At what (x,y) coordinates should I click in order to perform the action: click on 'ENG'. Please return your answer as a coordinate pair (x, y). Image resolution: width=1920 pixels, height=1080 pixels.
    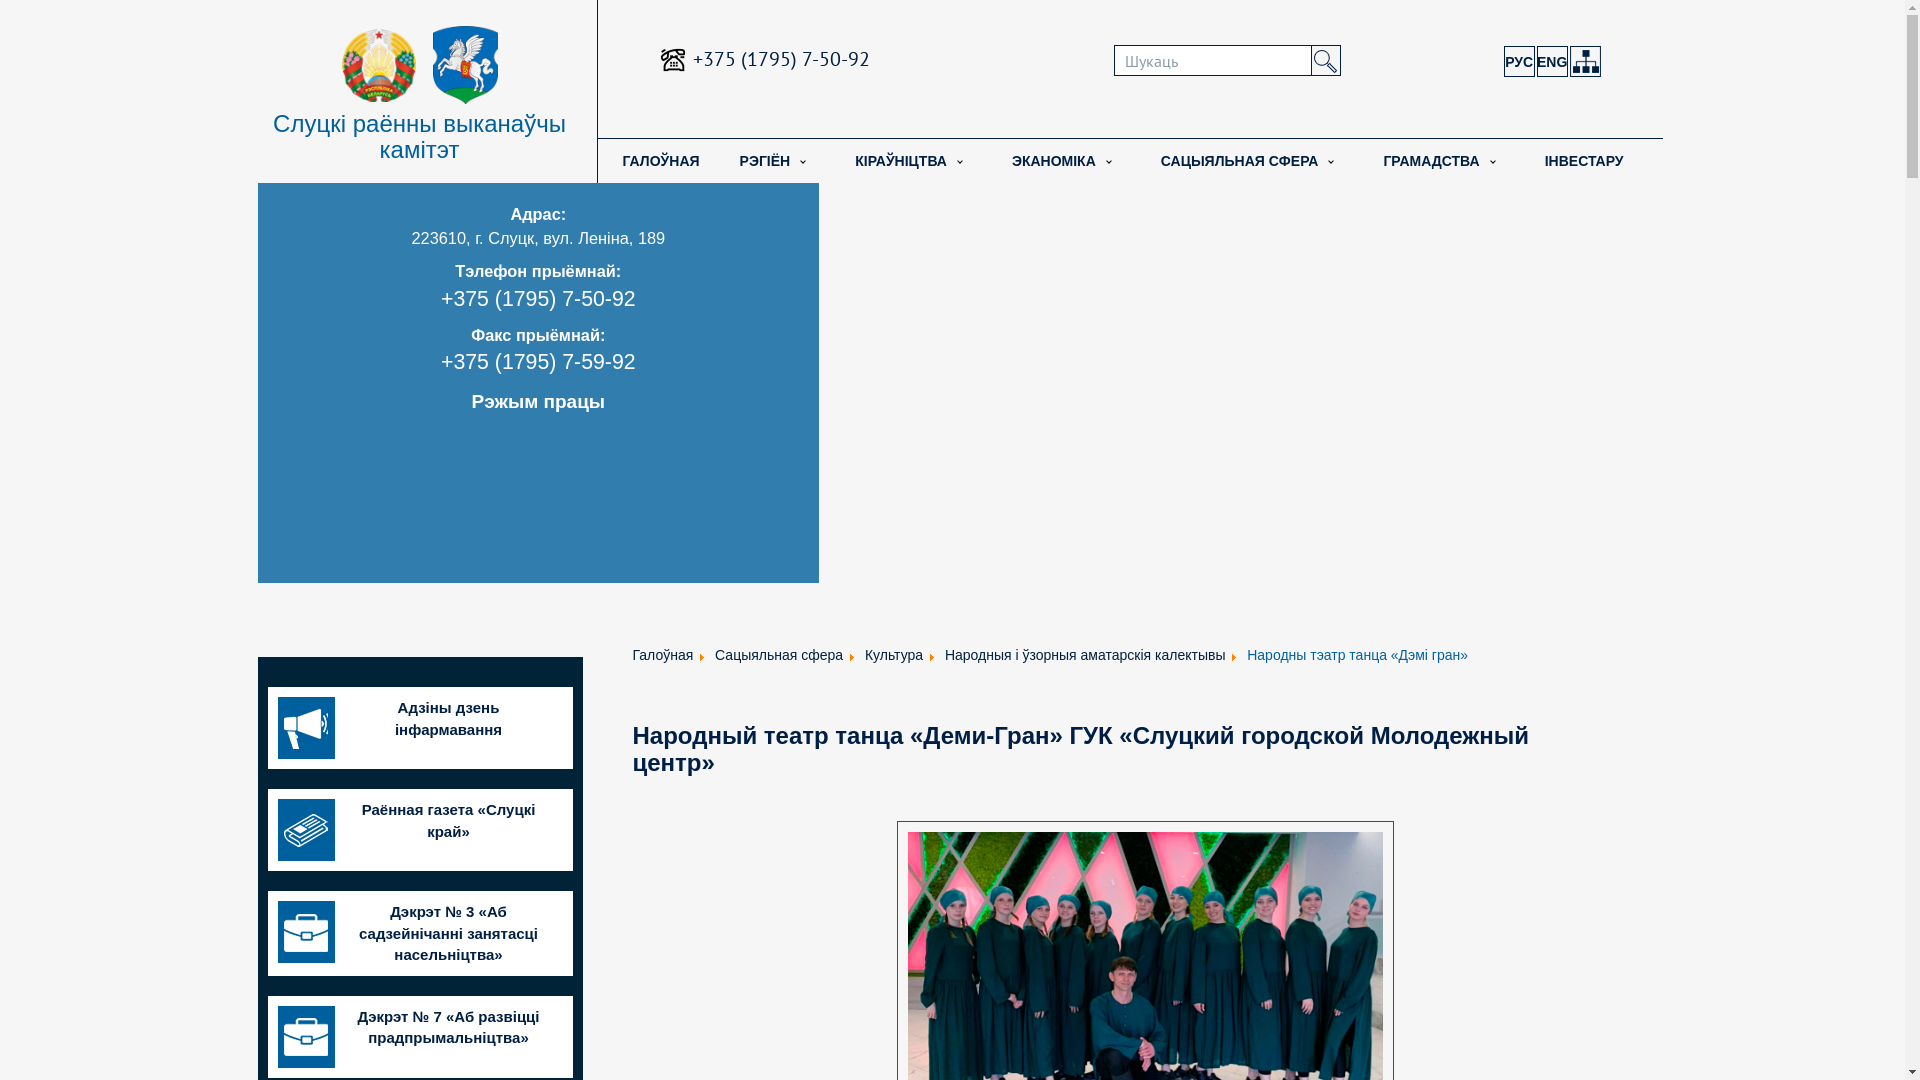
    Looking at the image, I should click on (1551, 60).